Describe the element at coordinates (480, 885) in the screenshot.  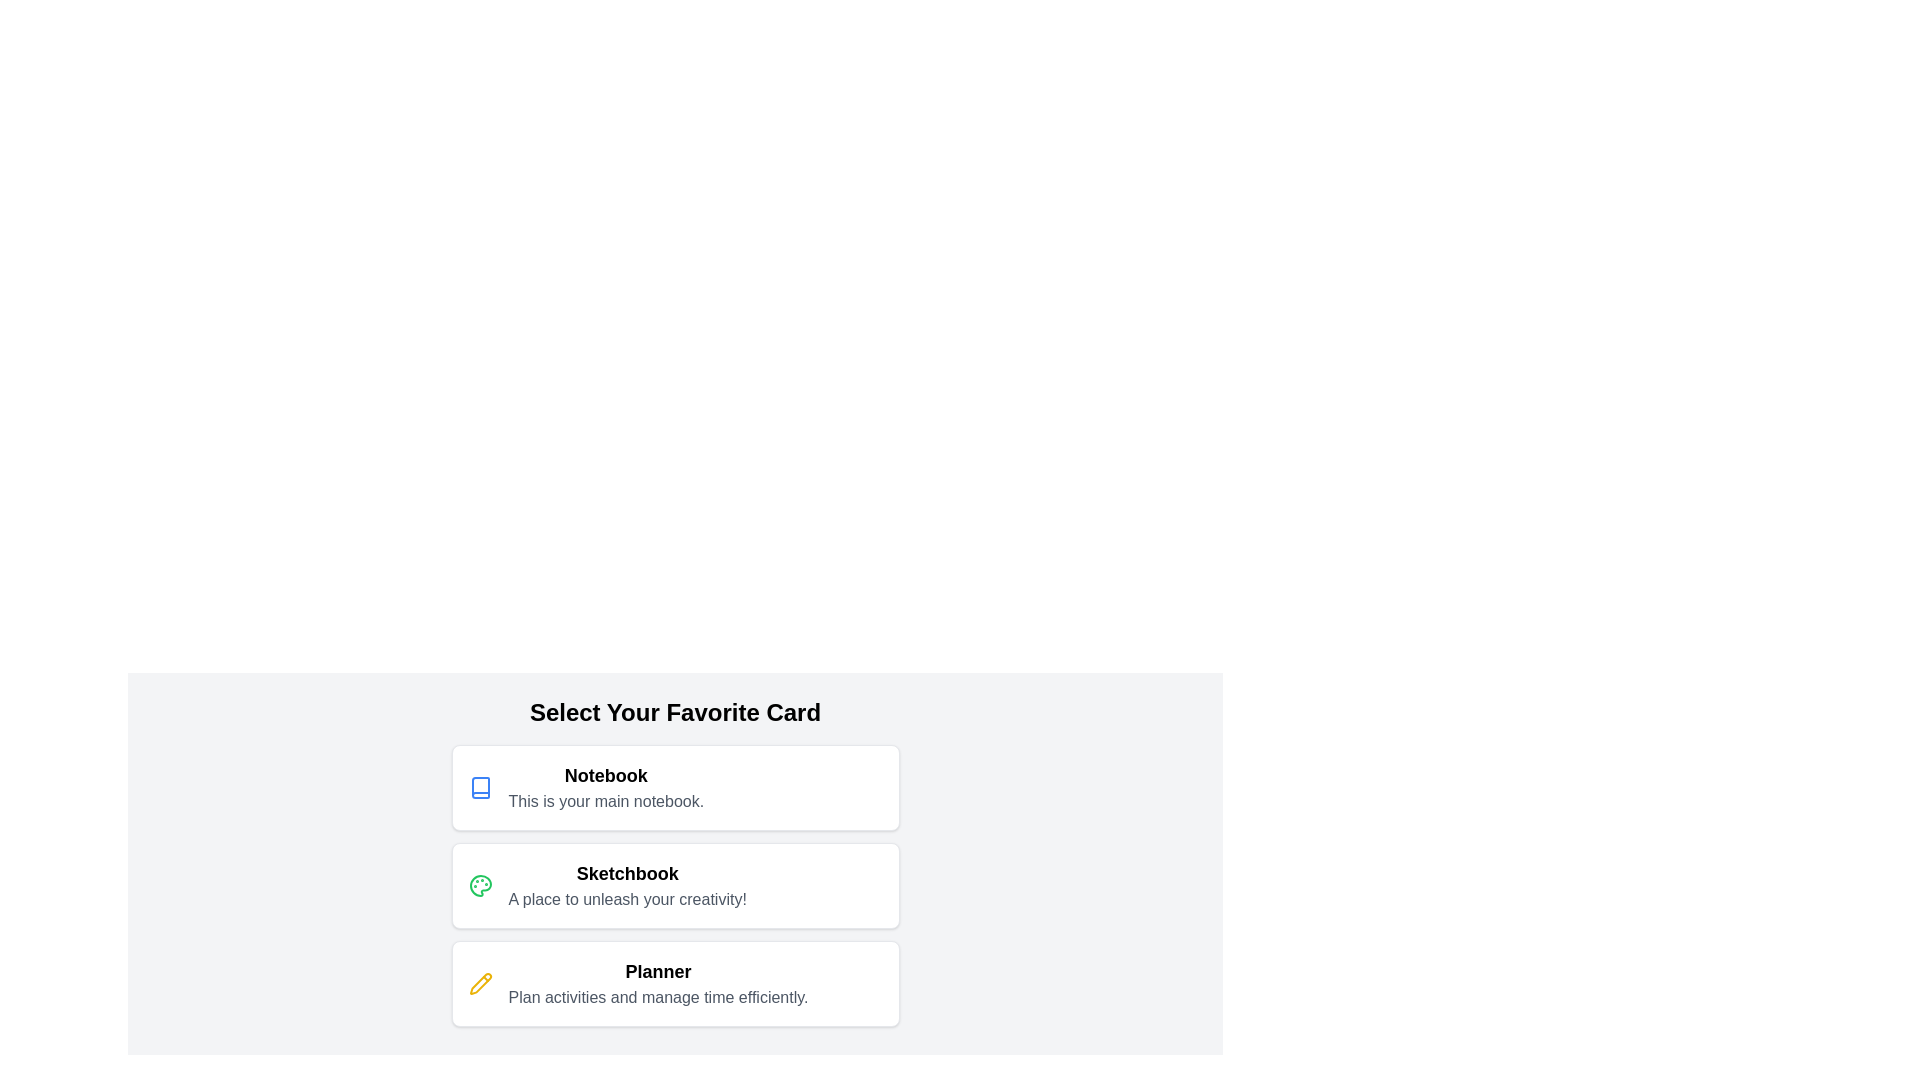
I see `the SVG graphical icon component representing a painter's palette, which signifies artistic tools or expression` at that location.